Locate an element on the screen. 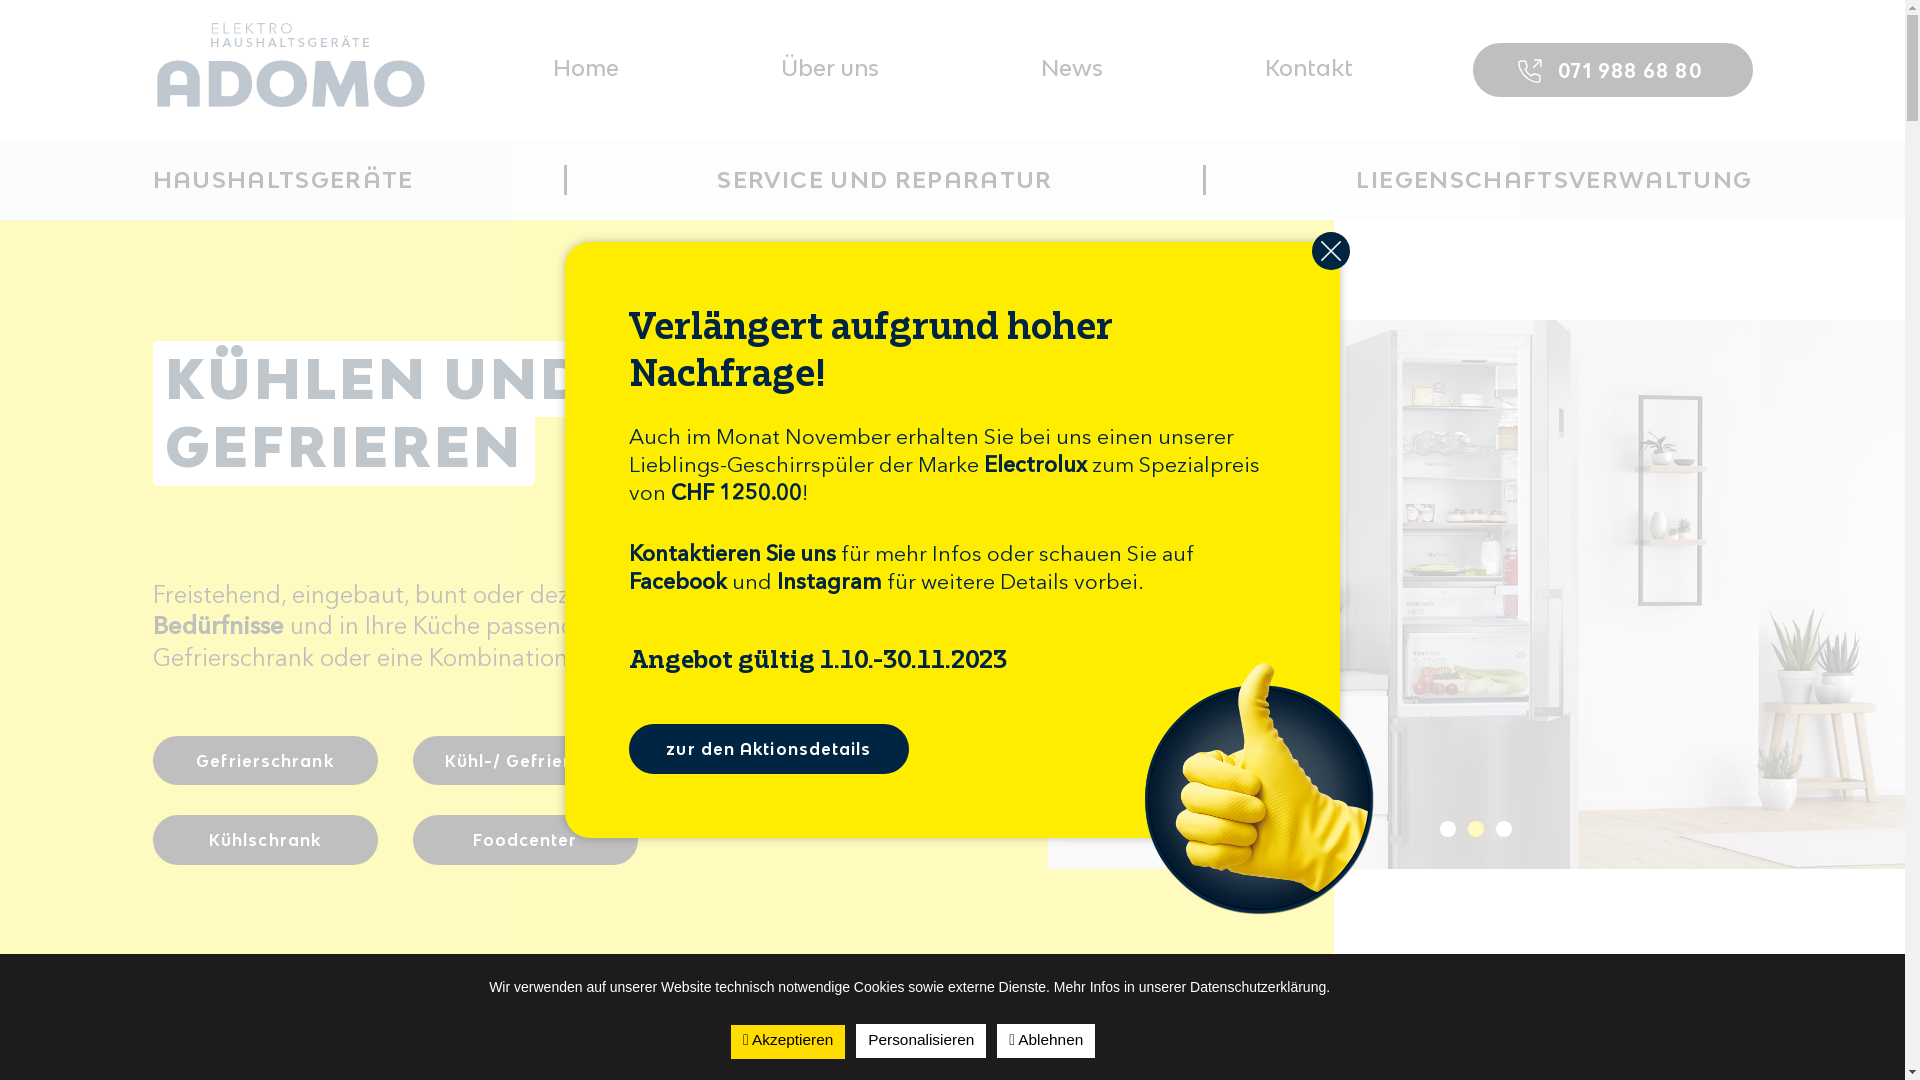  'SERVICE UND REPARATUR' is located at coordinates (883, 180).